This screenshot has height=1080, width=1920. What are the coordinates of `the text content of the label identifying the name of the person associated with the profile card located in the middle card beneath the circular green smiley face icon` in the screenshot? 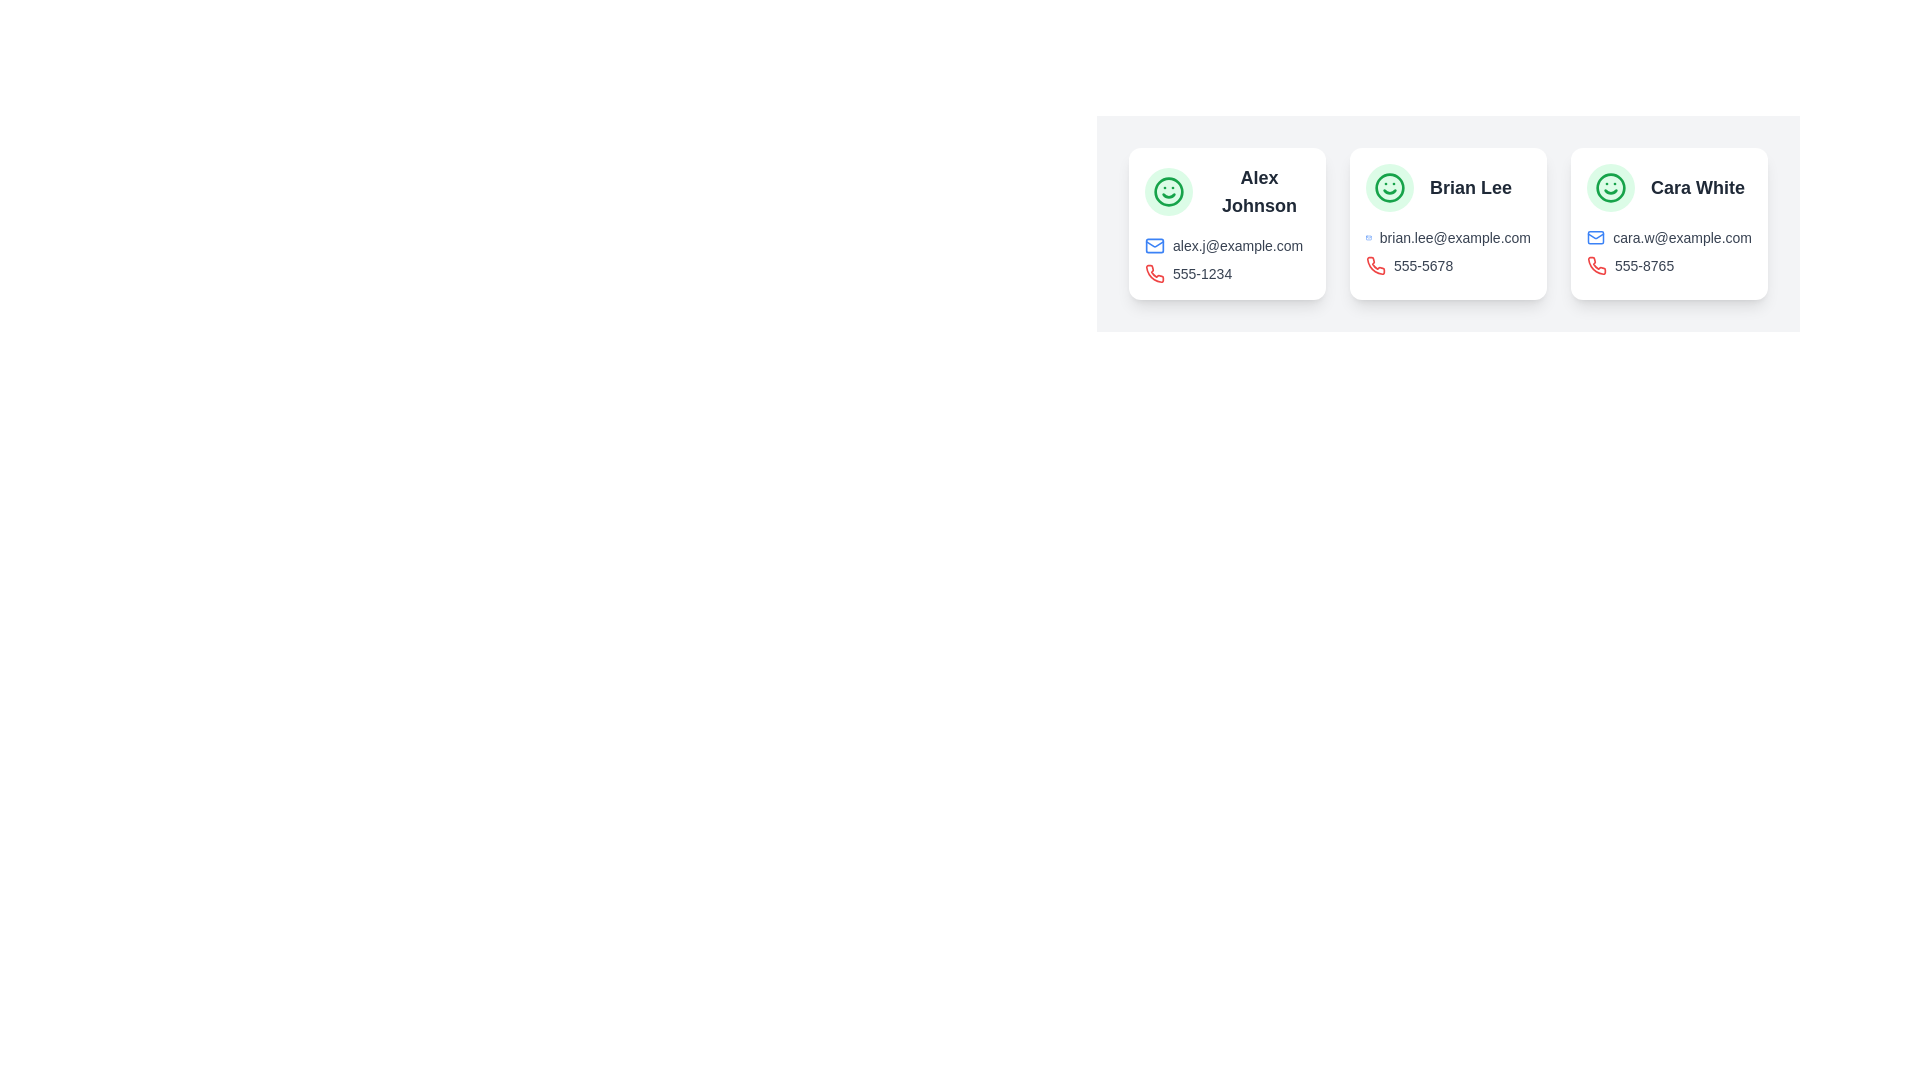 It's located at (1471, 188).